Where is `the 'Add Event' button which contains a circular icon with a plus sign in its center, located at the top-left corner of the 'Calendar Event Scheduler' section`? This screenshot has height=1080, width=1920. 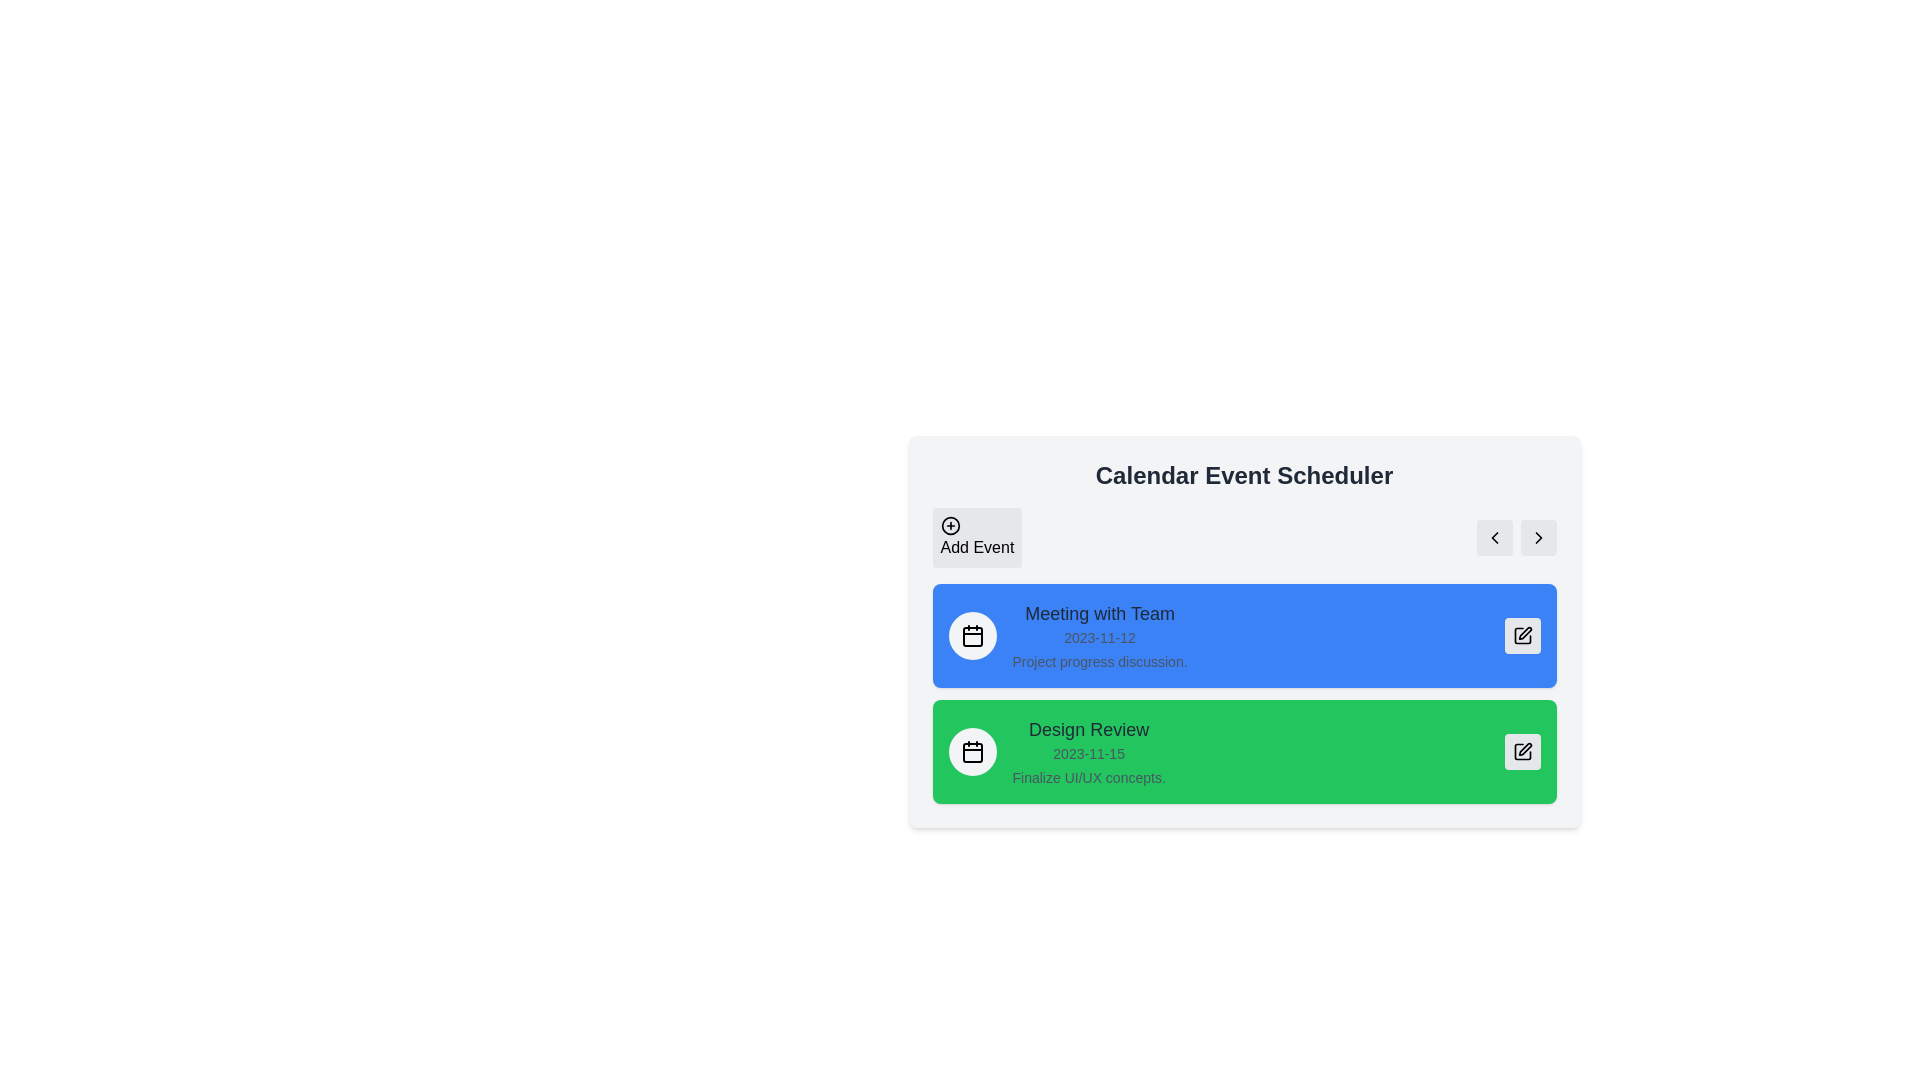 the 'Add Event' button which contains a circular icon with a plus sign in its center, located at the top-left corner of the 'Calendar Event Scheduler' section is located at coordinates (949, 524).